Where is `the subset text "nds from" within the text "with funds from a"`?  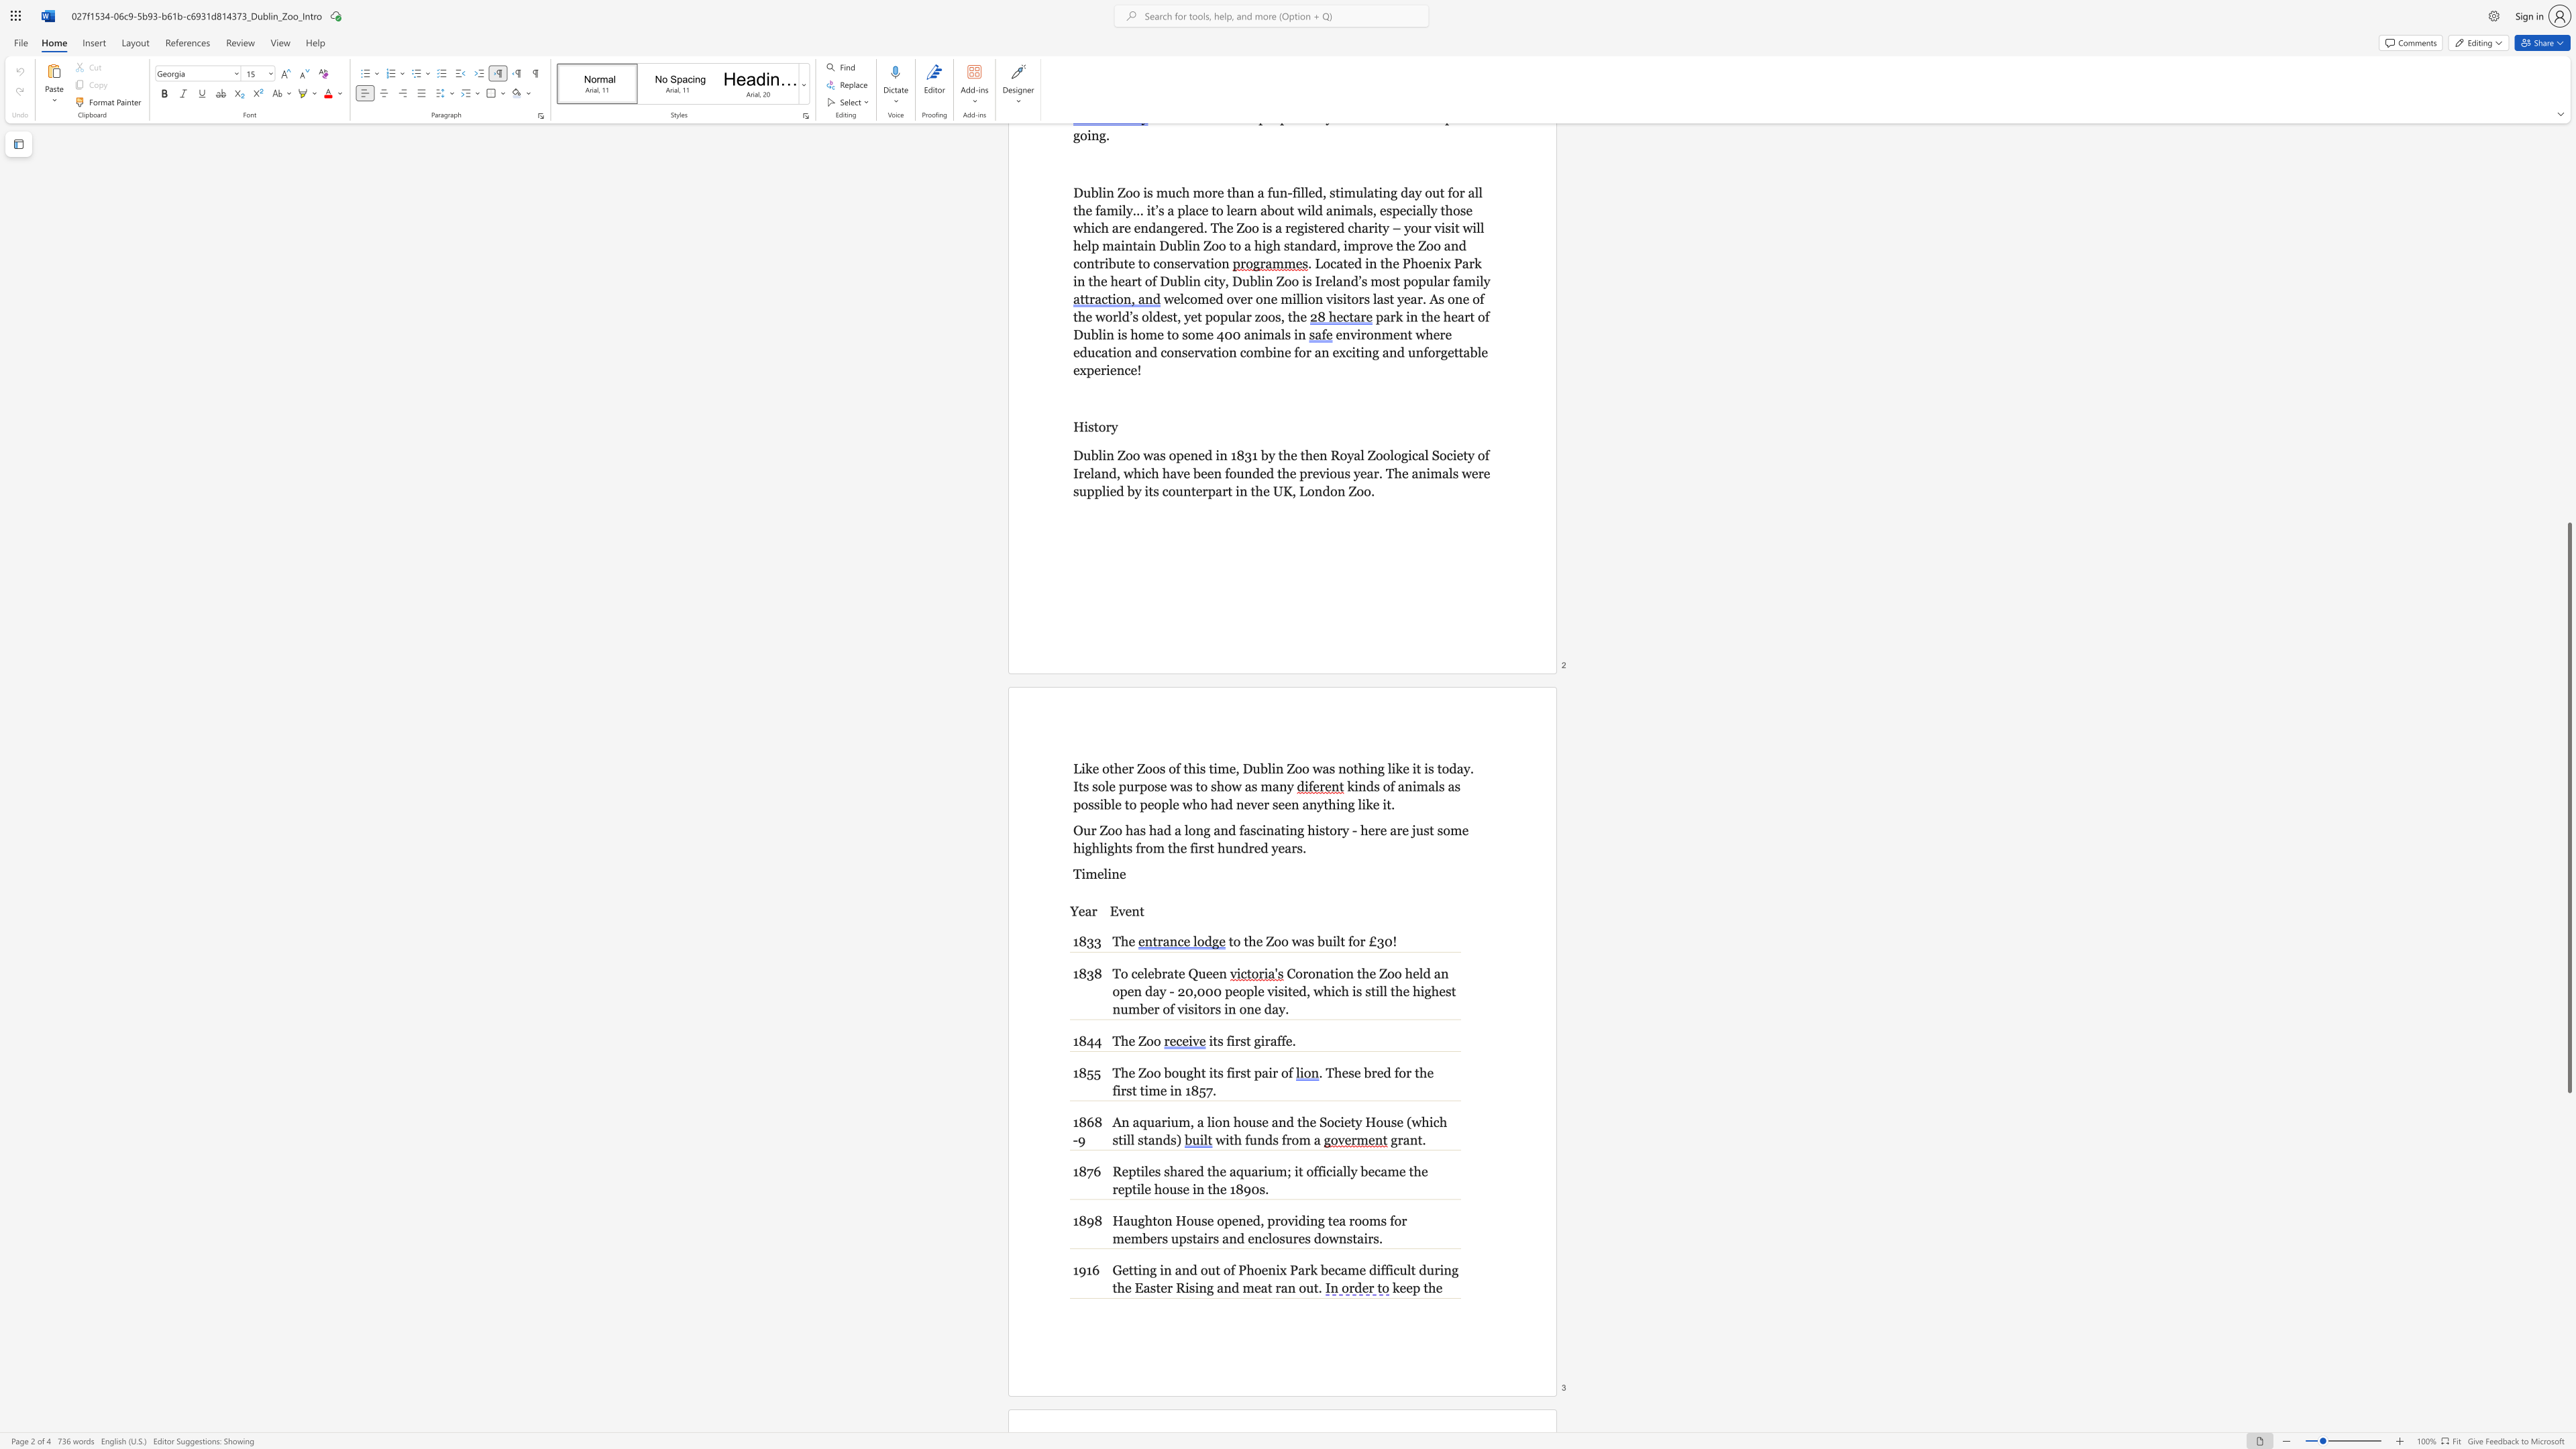
the subset text "nds from" within the text "with funds from a" is located at coordinates (1256, 1138).